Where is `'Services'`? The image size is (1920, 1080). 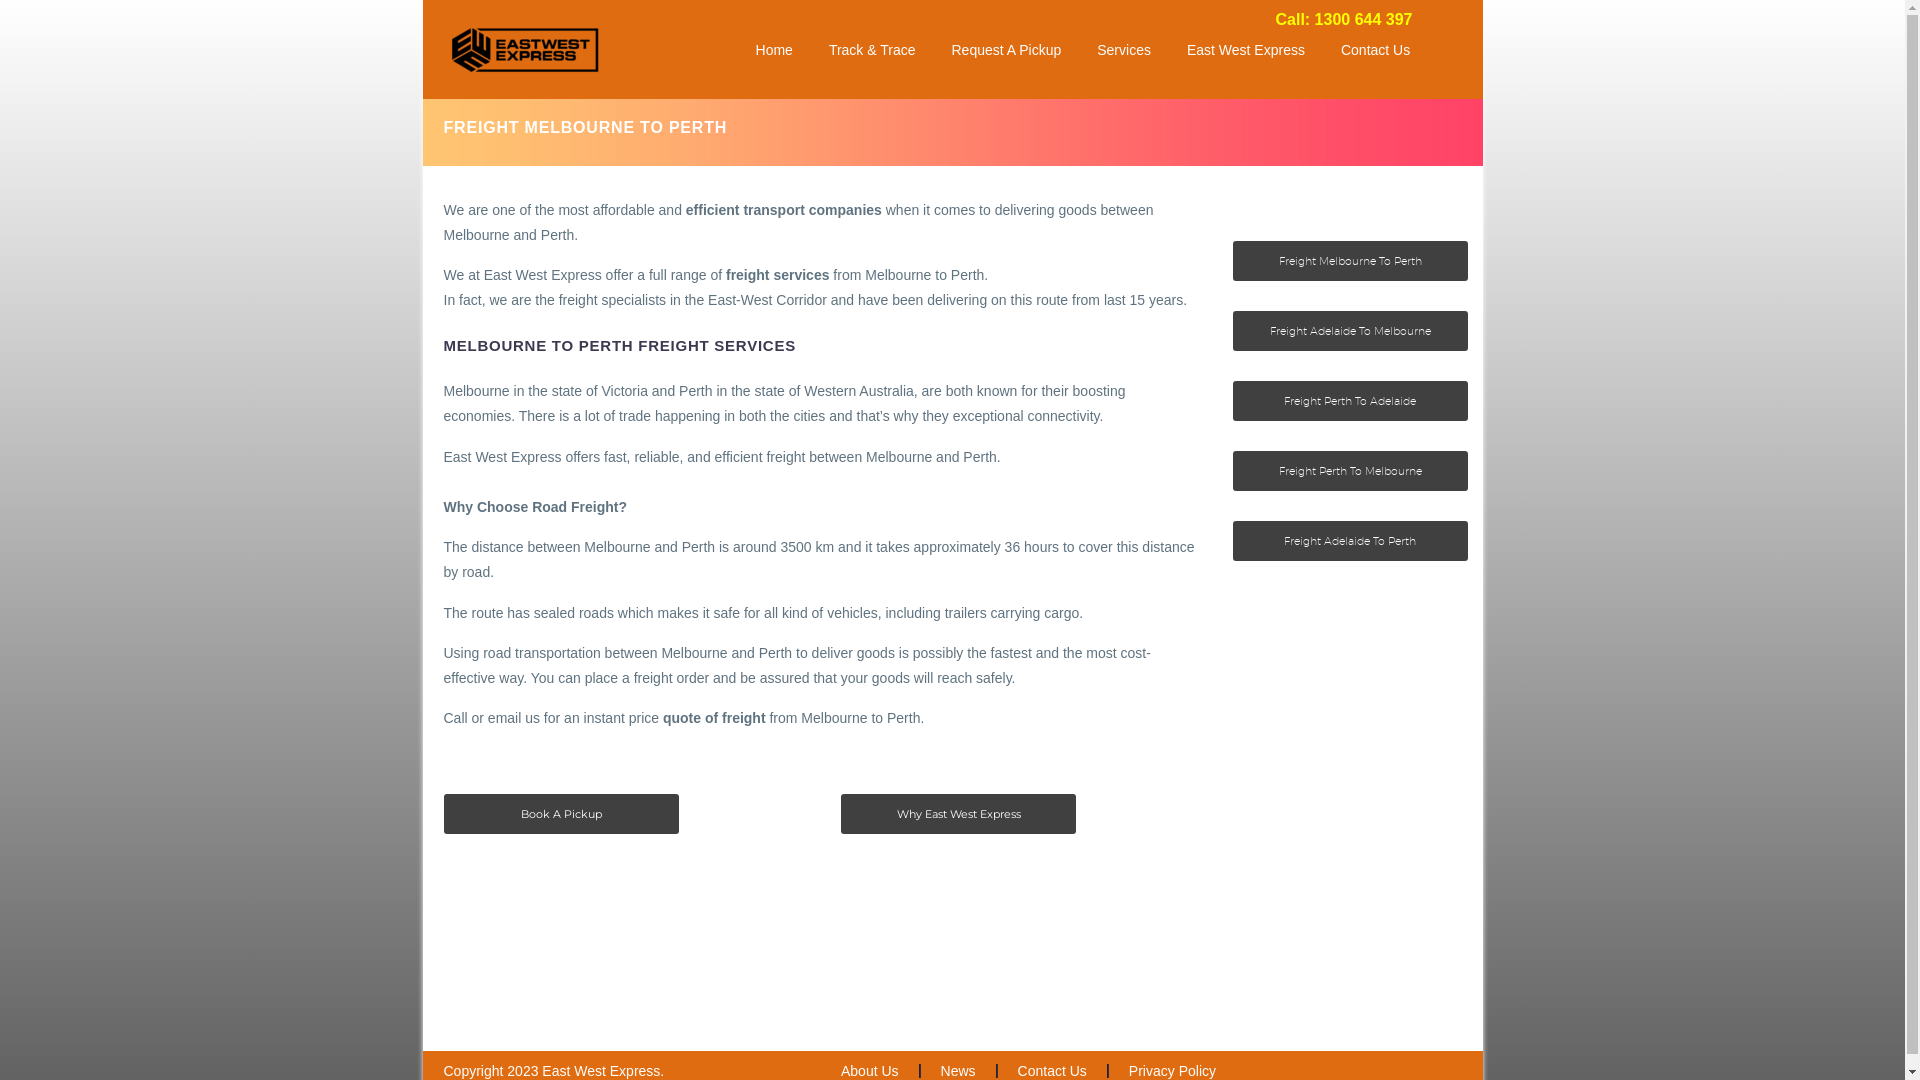
'Services' is located at coordinates (1123, 49).